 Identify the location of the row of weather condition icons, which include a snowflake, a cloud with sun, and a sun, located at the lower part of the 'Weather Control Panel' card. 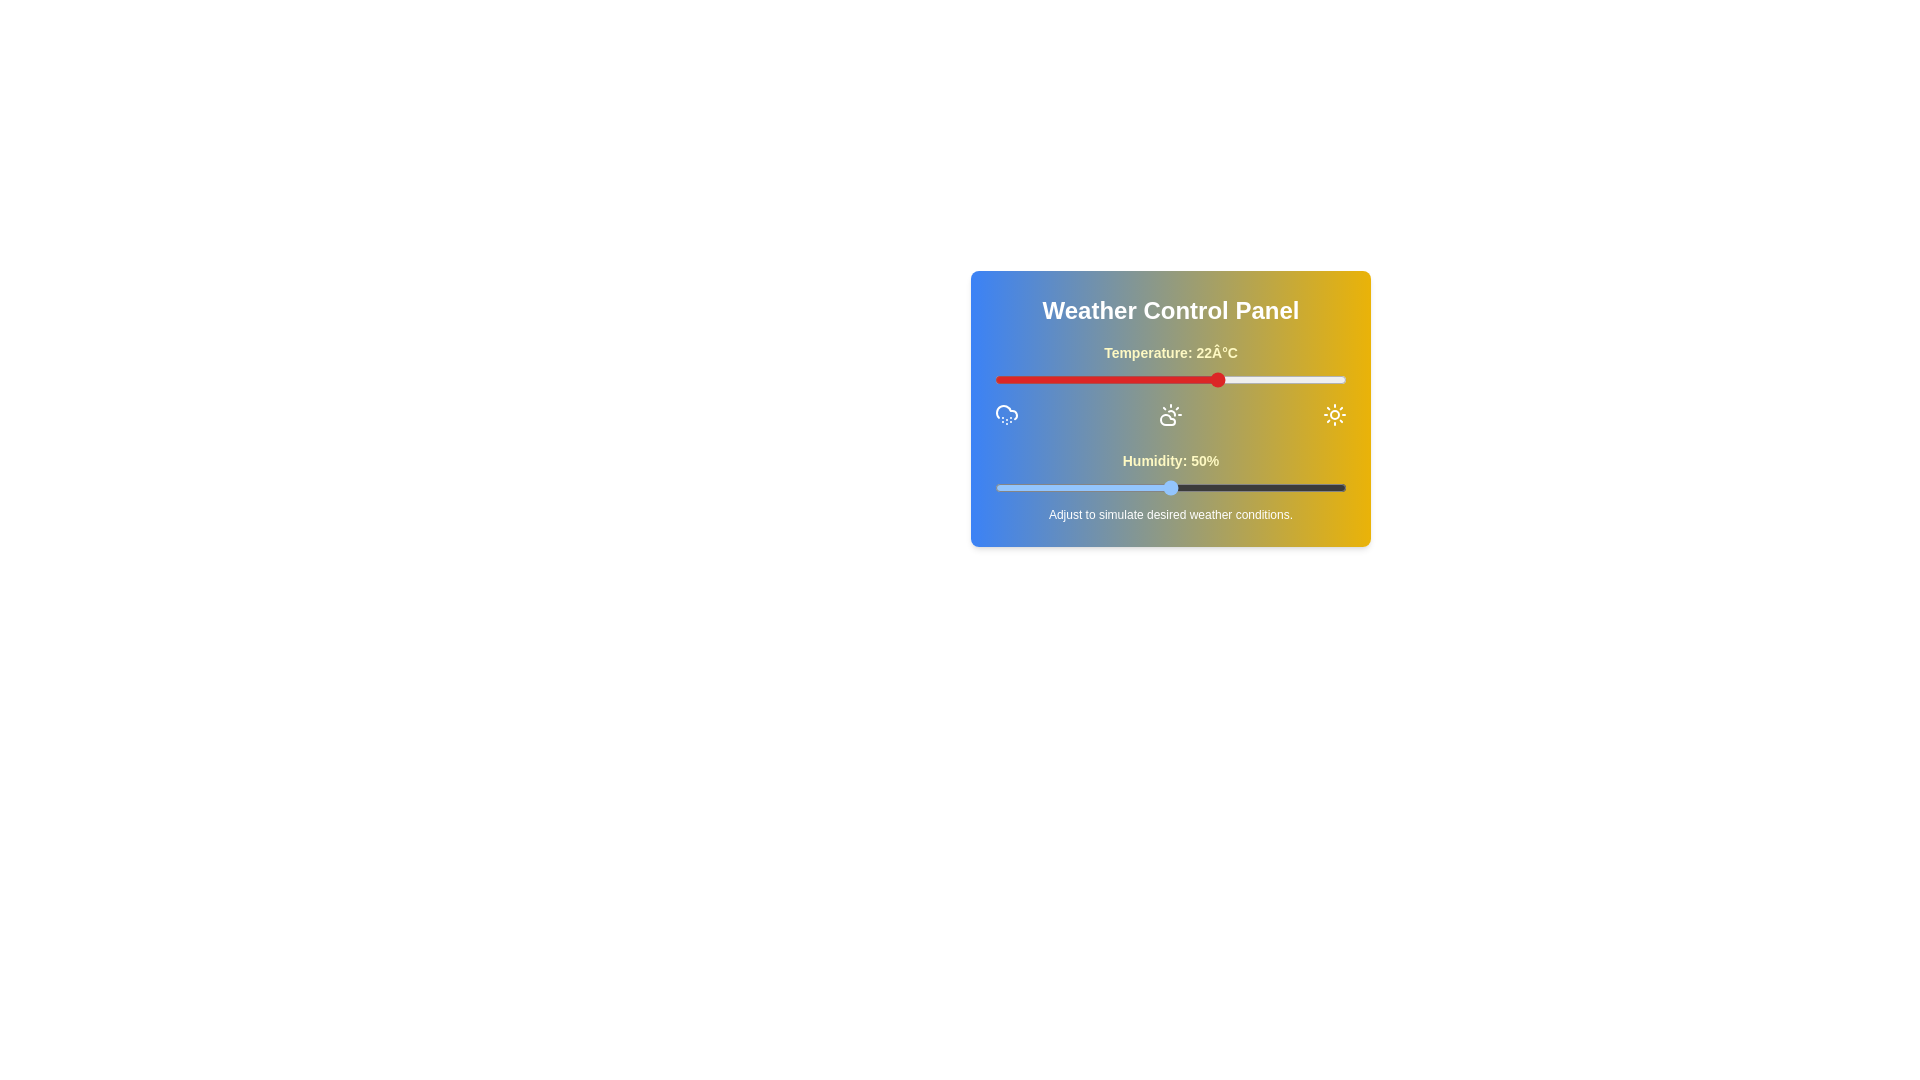
(1171, 414).